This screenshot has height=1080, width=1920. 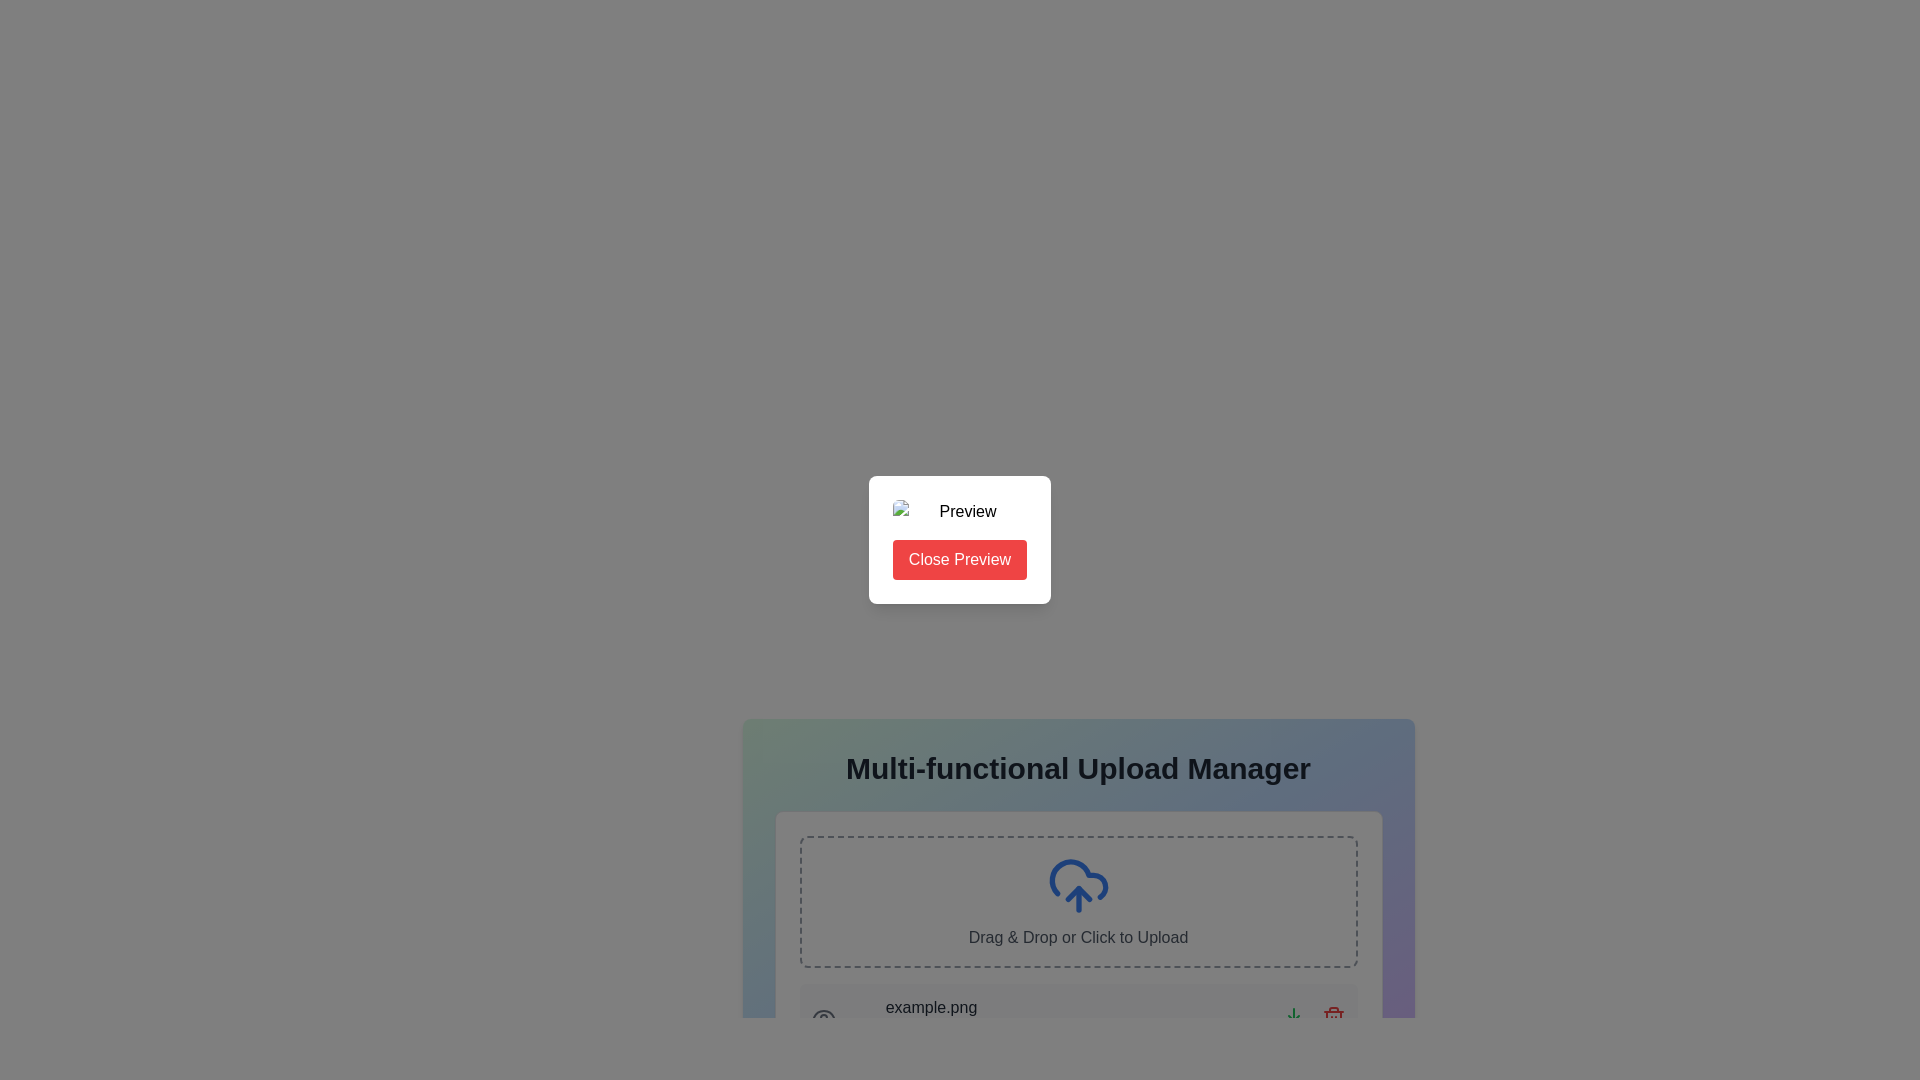 What do you see at coordinates (1077, 885) in the screenshot?
I see `the file upload icon positioned in the center of the upload interface above the text 'Drag & Drop or Click to Upload'` at bounding box center [1077, 885].